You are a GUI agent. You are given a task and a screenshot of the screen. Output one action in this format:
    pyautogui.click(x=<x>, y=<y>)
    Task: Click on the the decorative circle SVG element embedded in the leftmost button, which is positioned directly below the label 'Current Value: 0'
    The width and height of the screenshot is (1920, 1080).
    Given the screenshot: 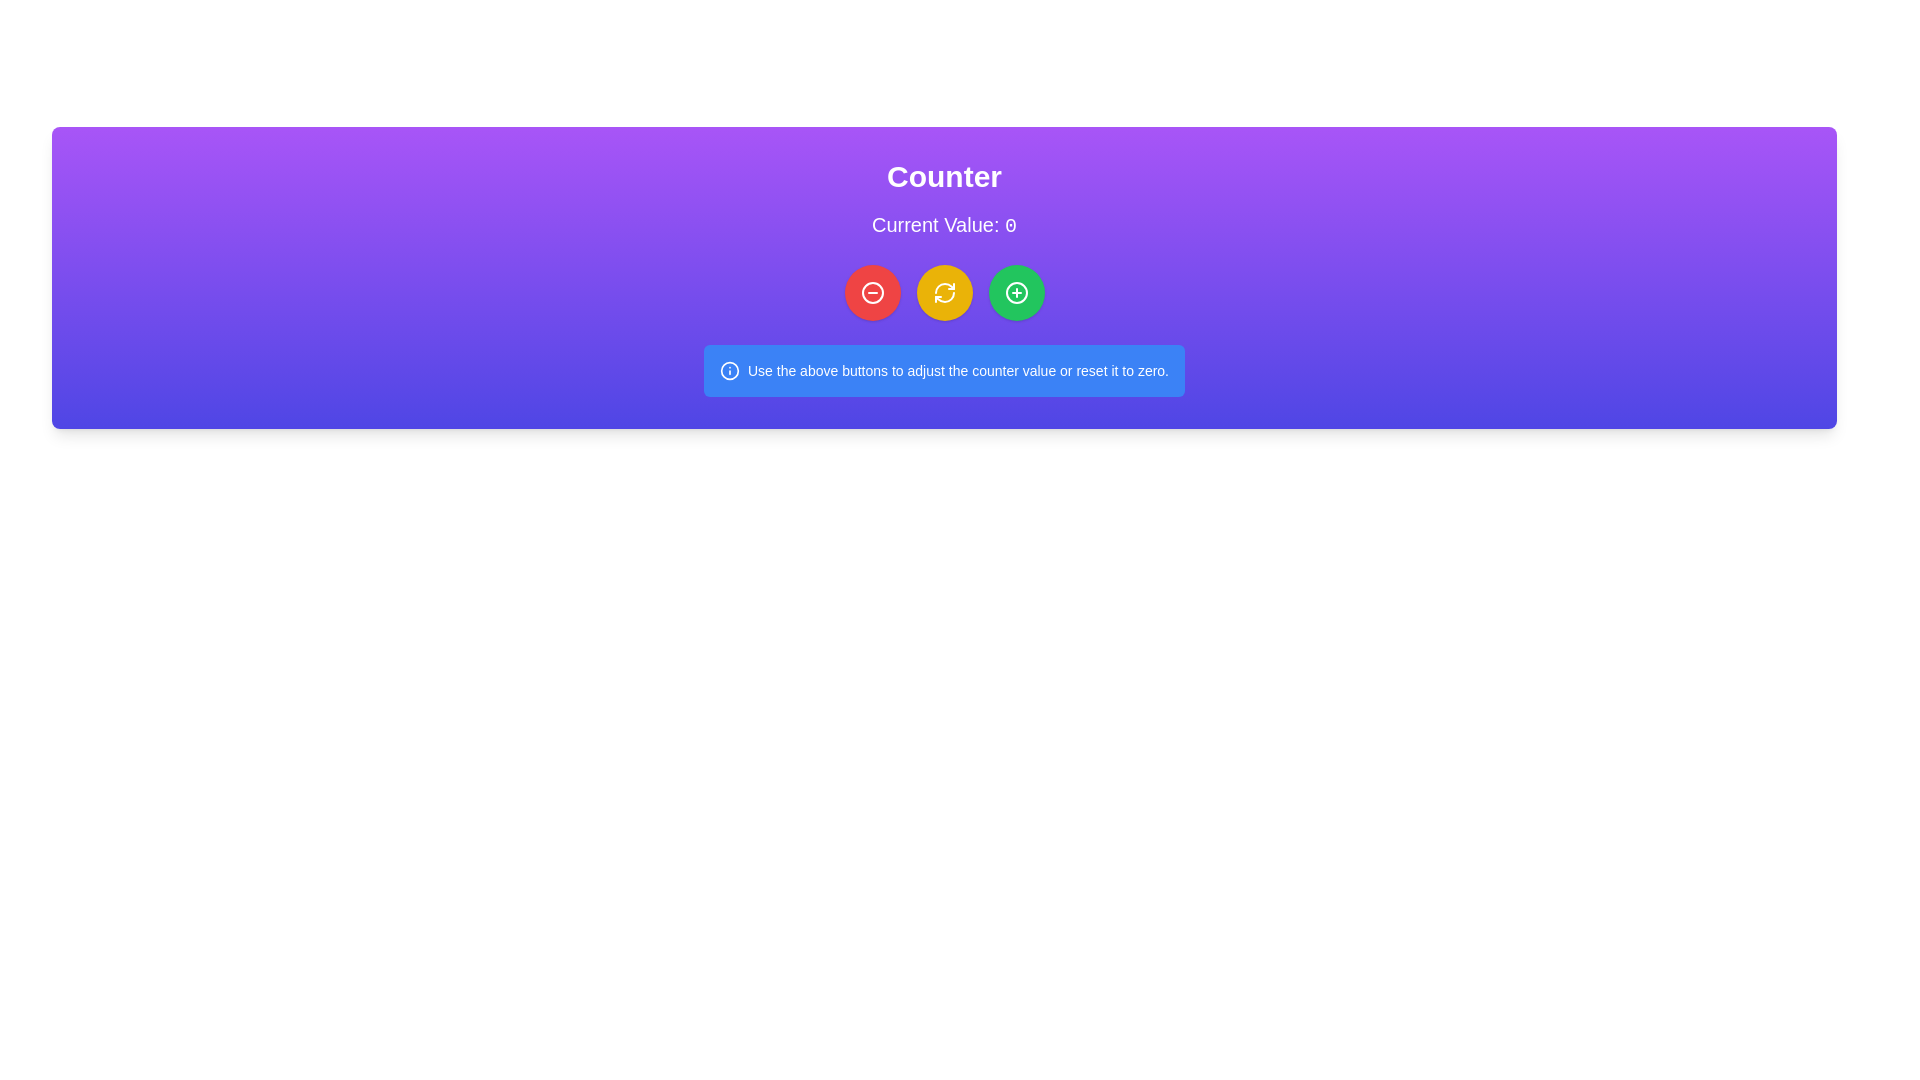 What is the action you would take?
    pyautogui.click(x=872, y=293)
    